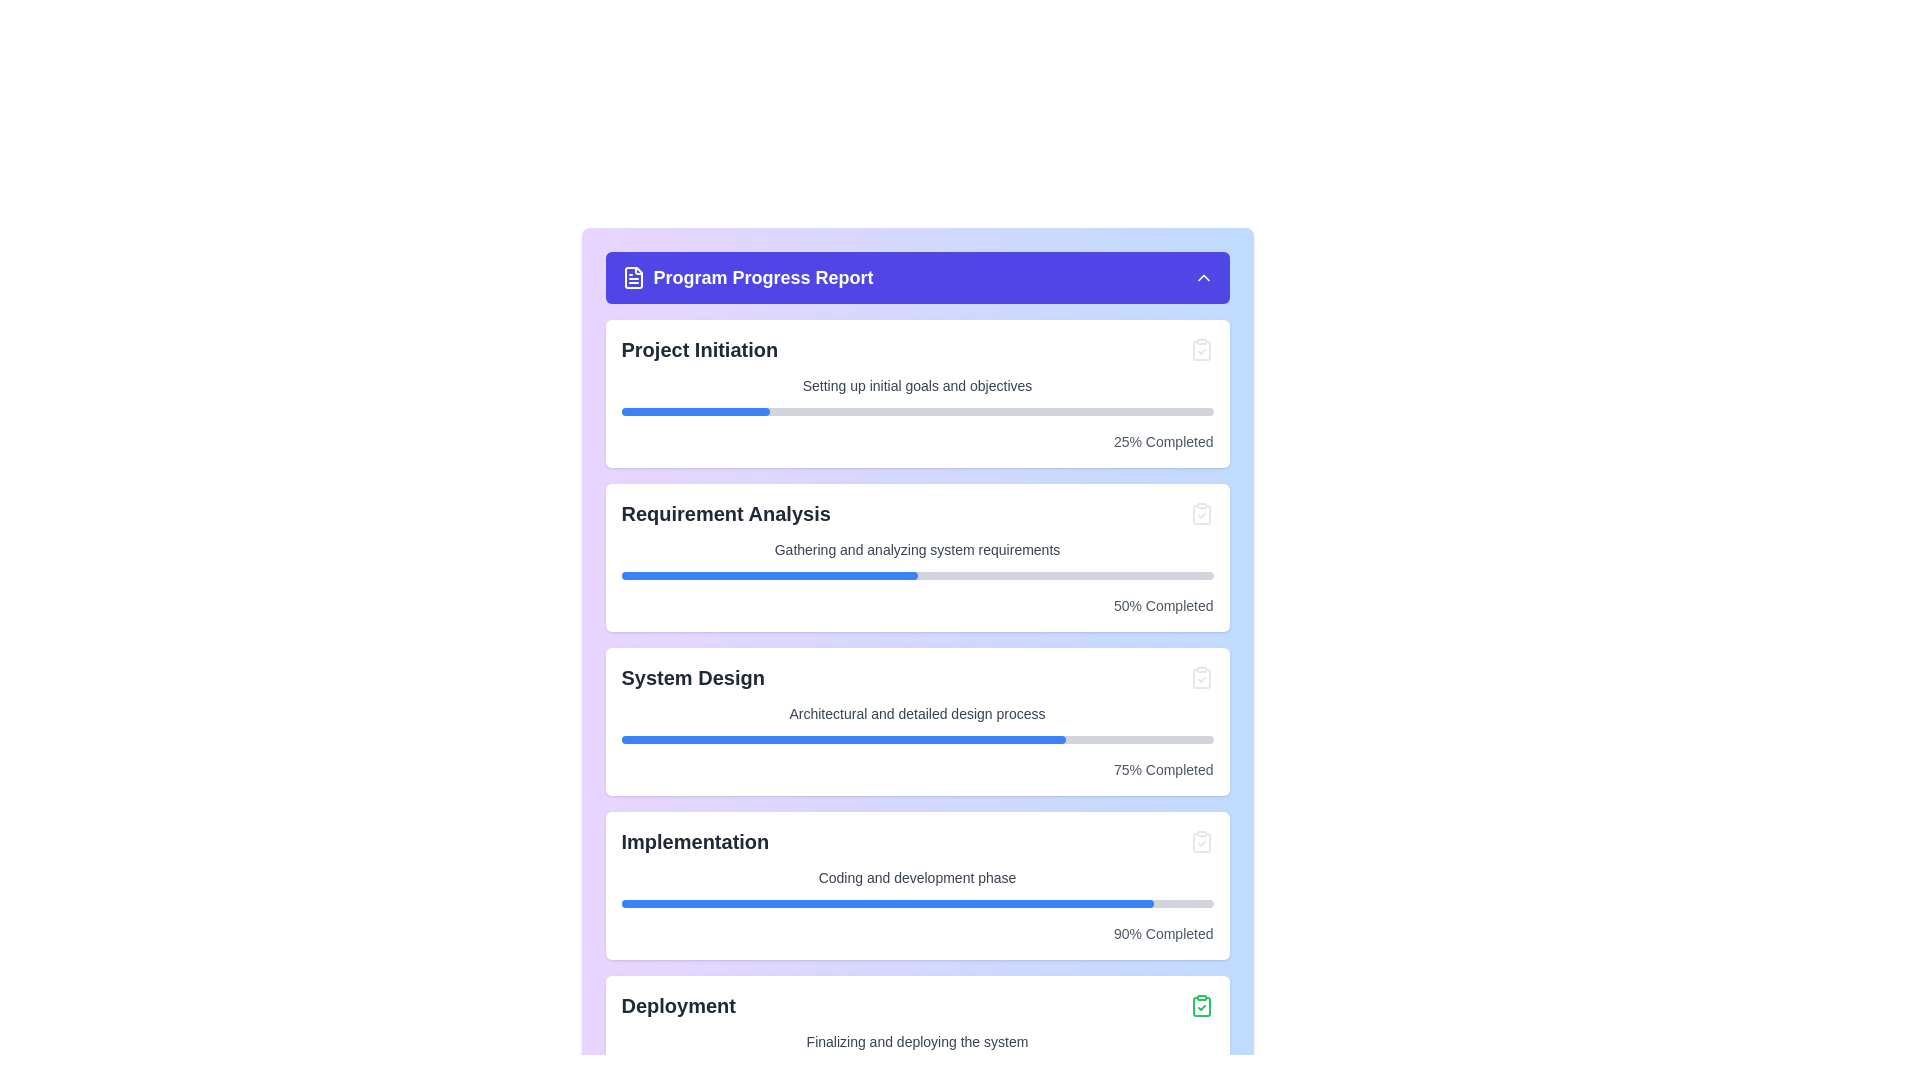 This screenshot has width=1920, height=1080. Describe the element at coordinates (886, 903) in the screenshot. I see `the blue progress bar indicating 90% progress in the 'Implementation' section` at that location.